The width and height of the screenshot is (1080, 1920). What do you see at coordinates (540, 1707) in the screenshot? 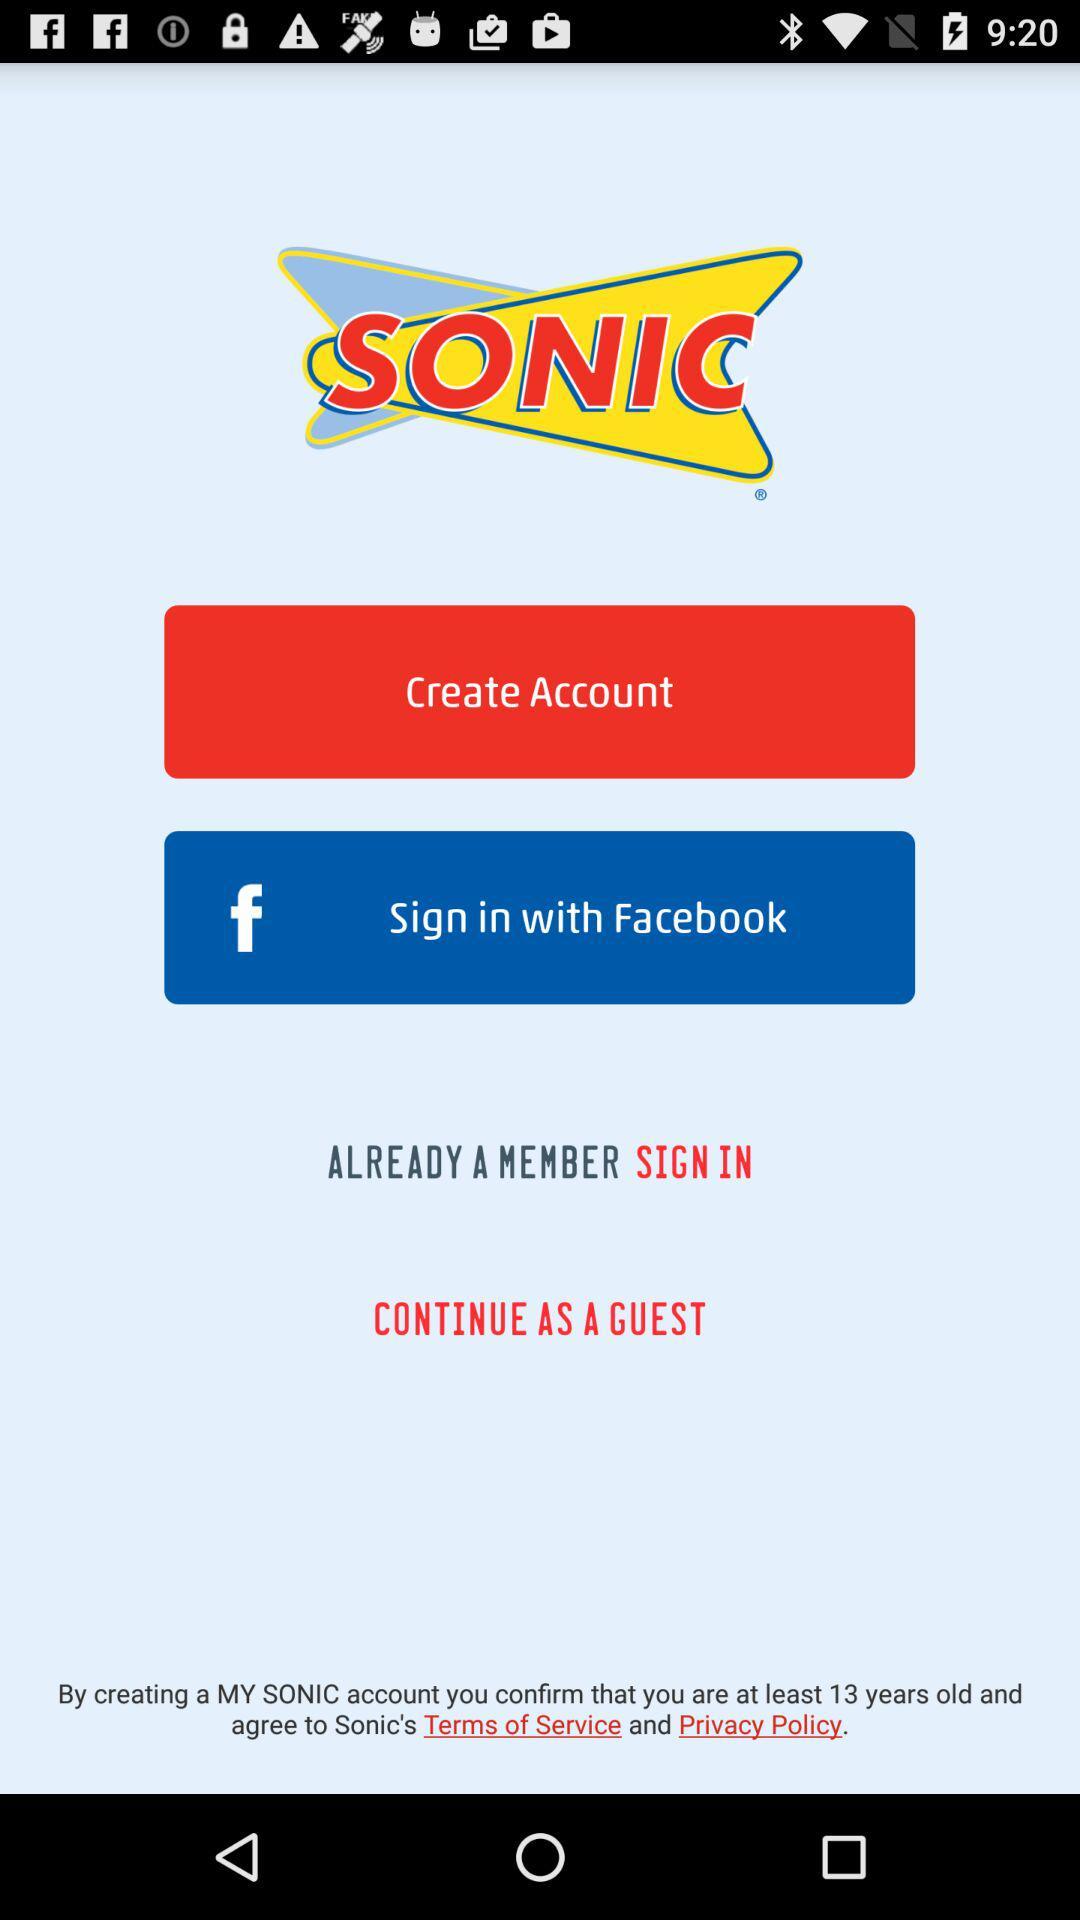
I see `icon below continue as a item` at bounding box center [540, 1707].